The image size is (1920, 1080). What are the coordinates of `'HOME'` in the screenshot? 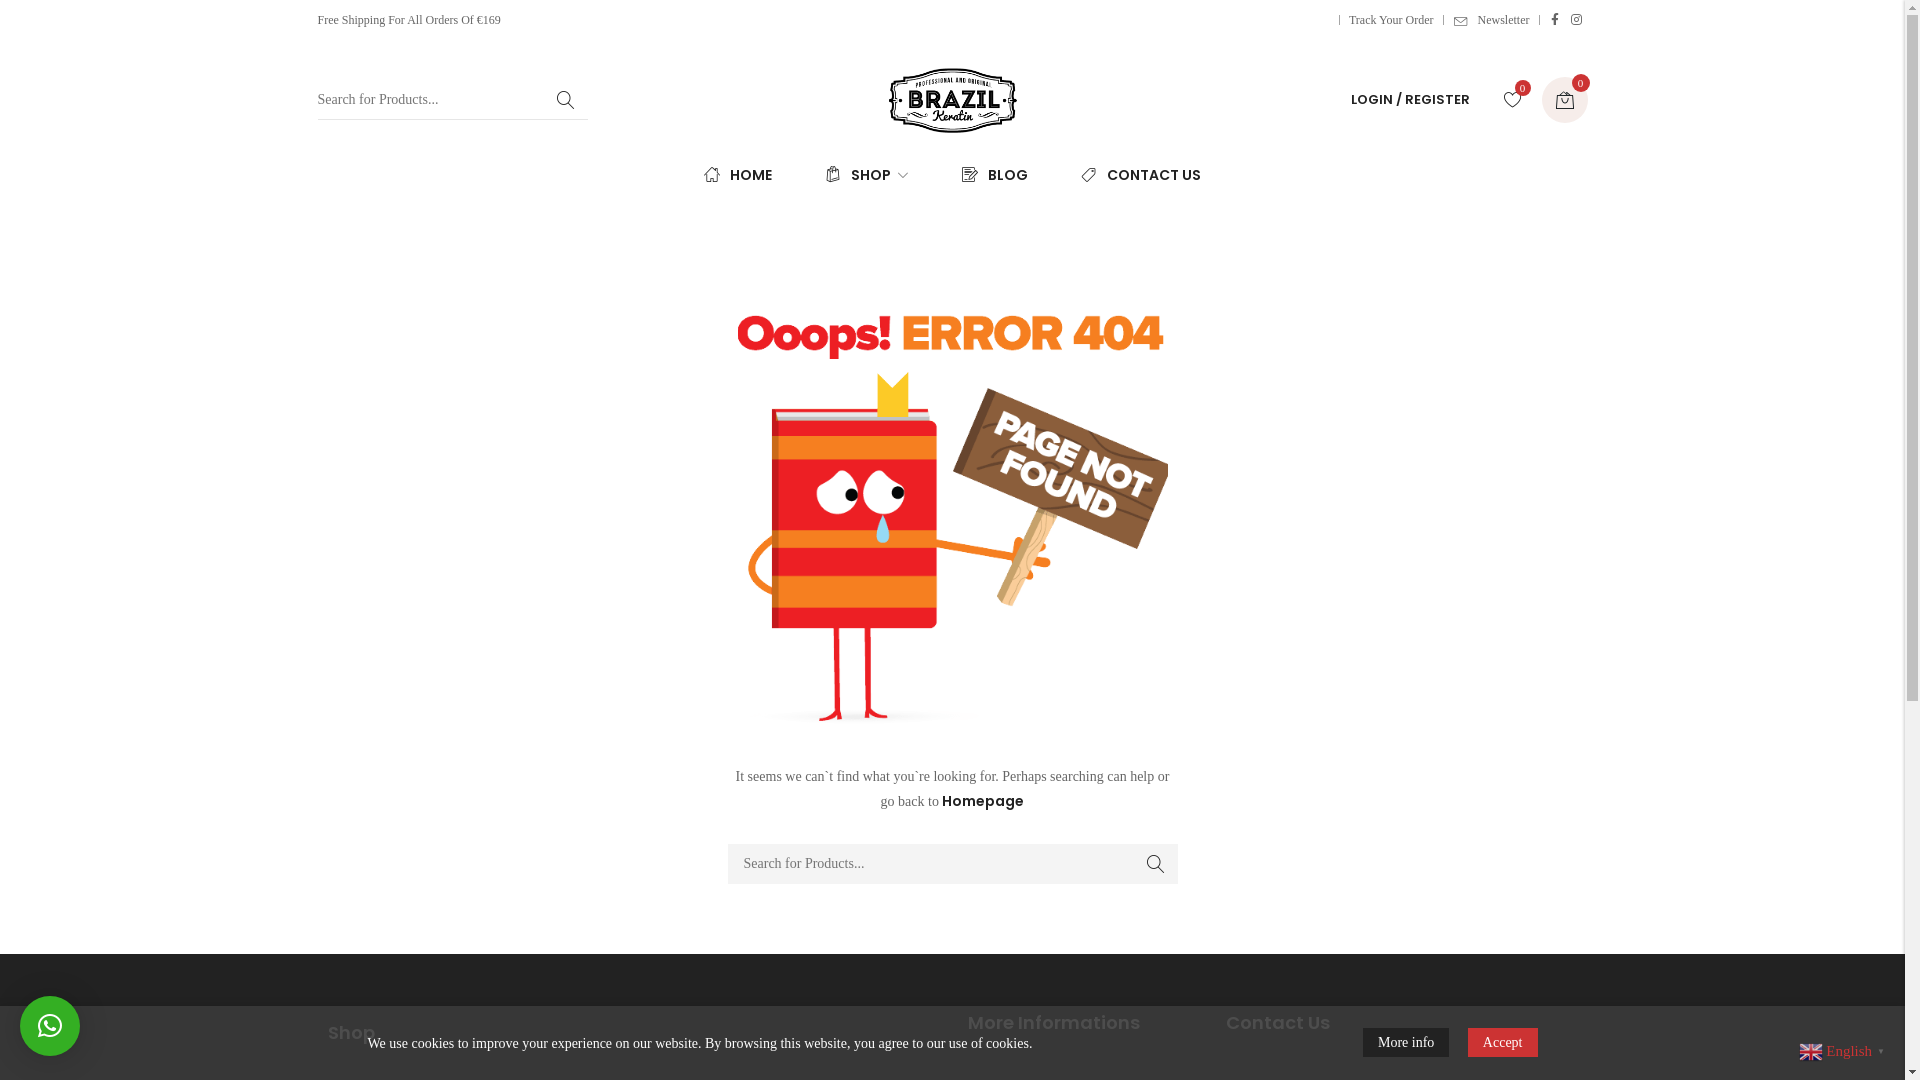 It's located at (742, 173).